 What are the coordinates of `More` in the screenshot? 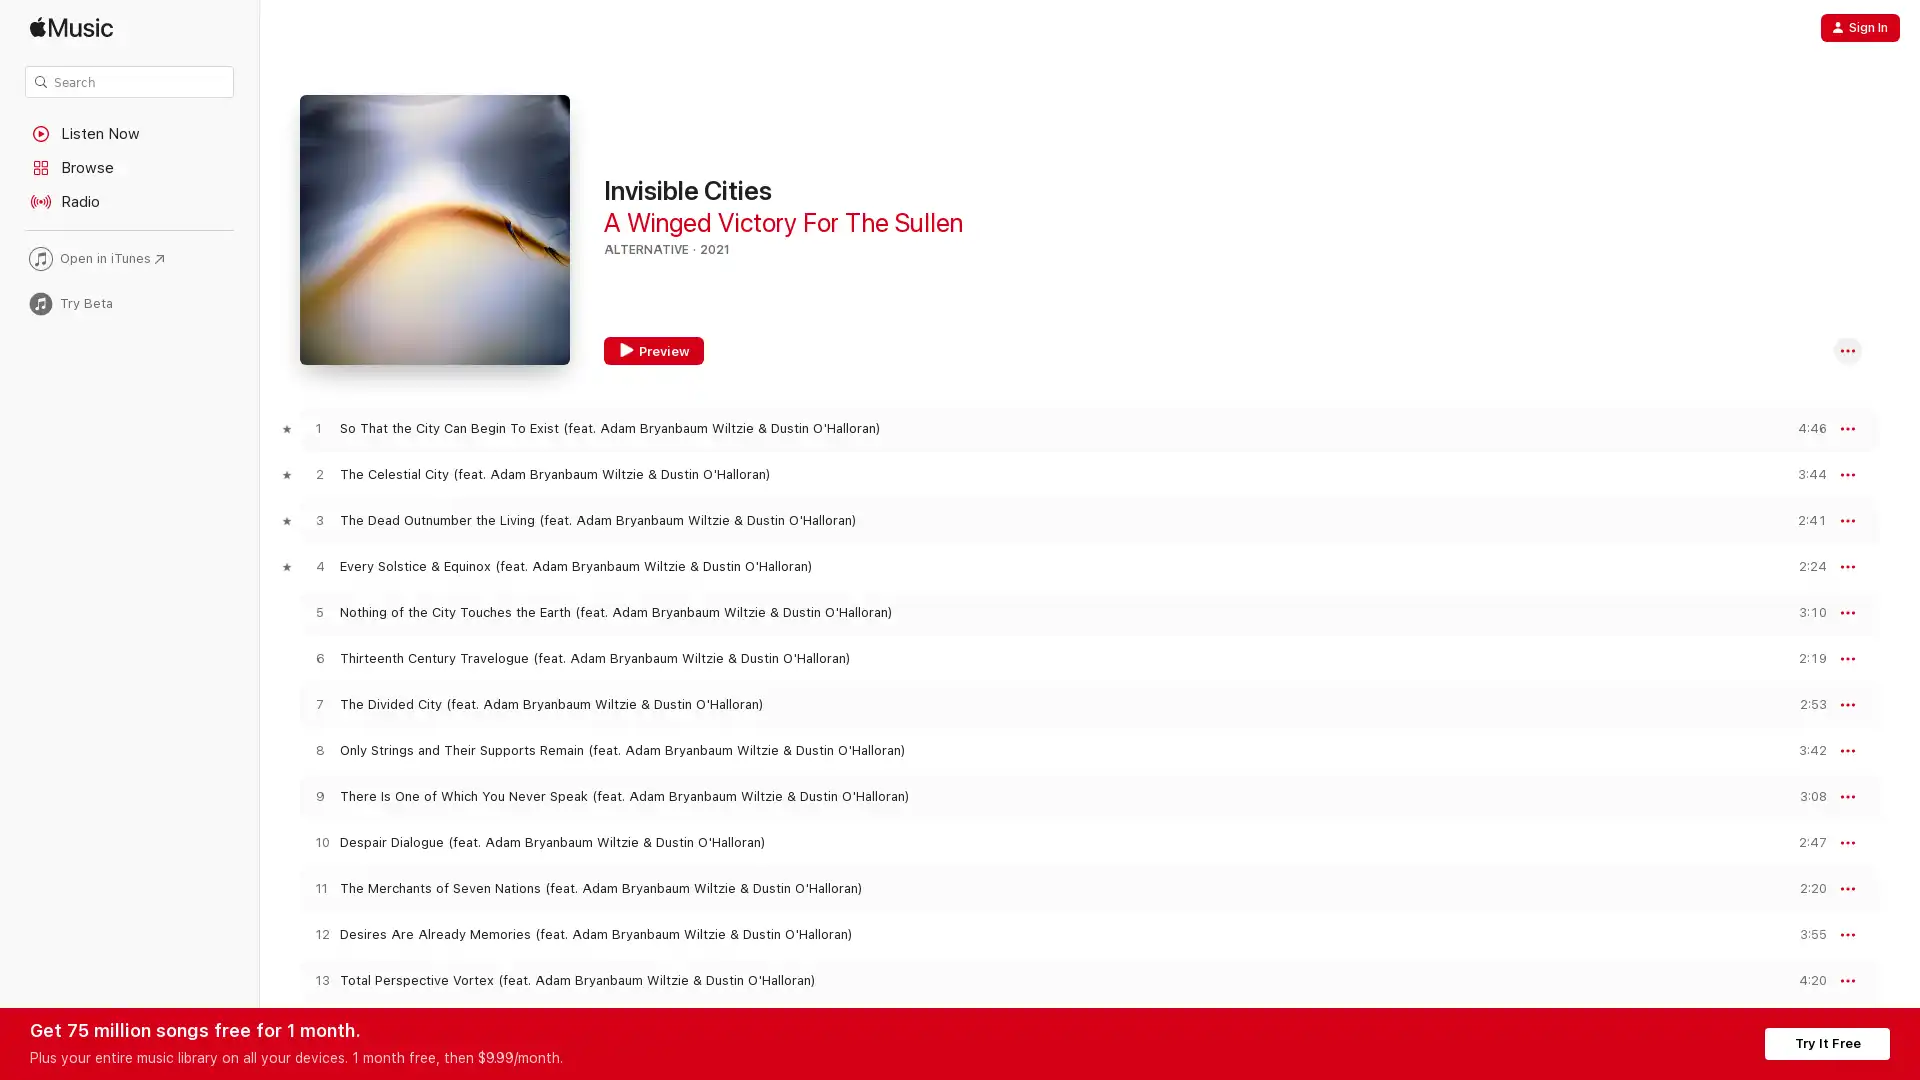 It's located at (1847, 567).